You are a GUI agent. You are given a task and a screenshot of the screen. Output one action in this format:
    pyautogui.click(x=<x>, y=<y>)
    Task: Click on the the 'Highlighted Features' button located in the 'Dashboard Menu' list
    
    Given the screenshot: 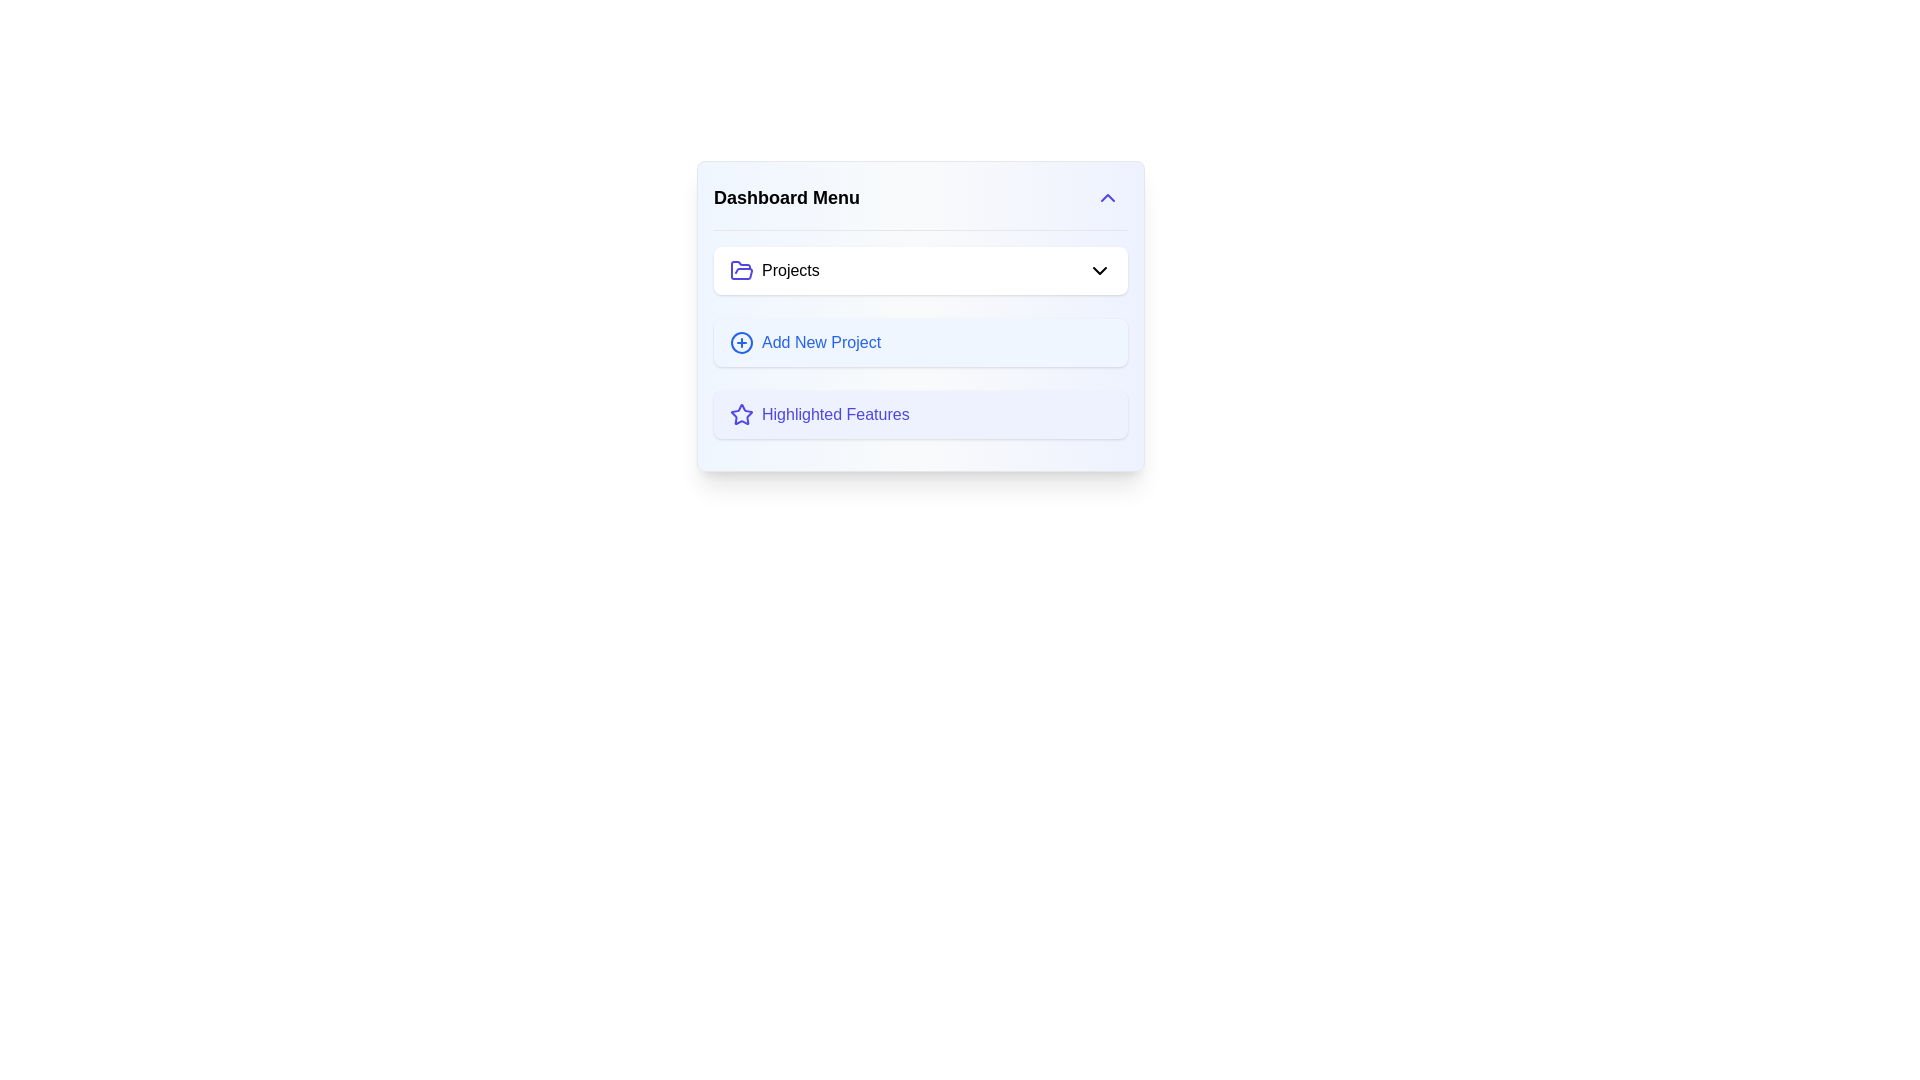 What is the action you would take?
    pyautogui.click(x=920, y=414)
    